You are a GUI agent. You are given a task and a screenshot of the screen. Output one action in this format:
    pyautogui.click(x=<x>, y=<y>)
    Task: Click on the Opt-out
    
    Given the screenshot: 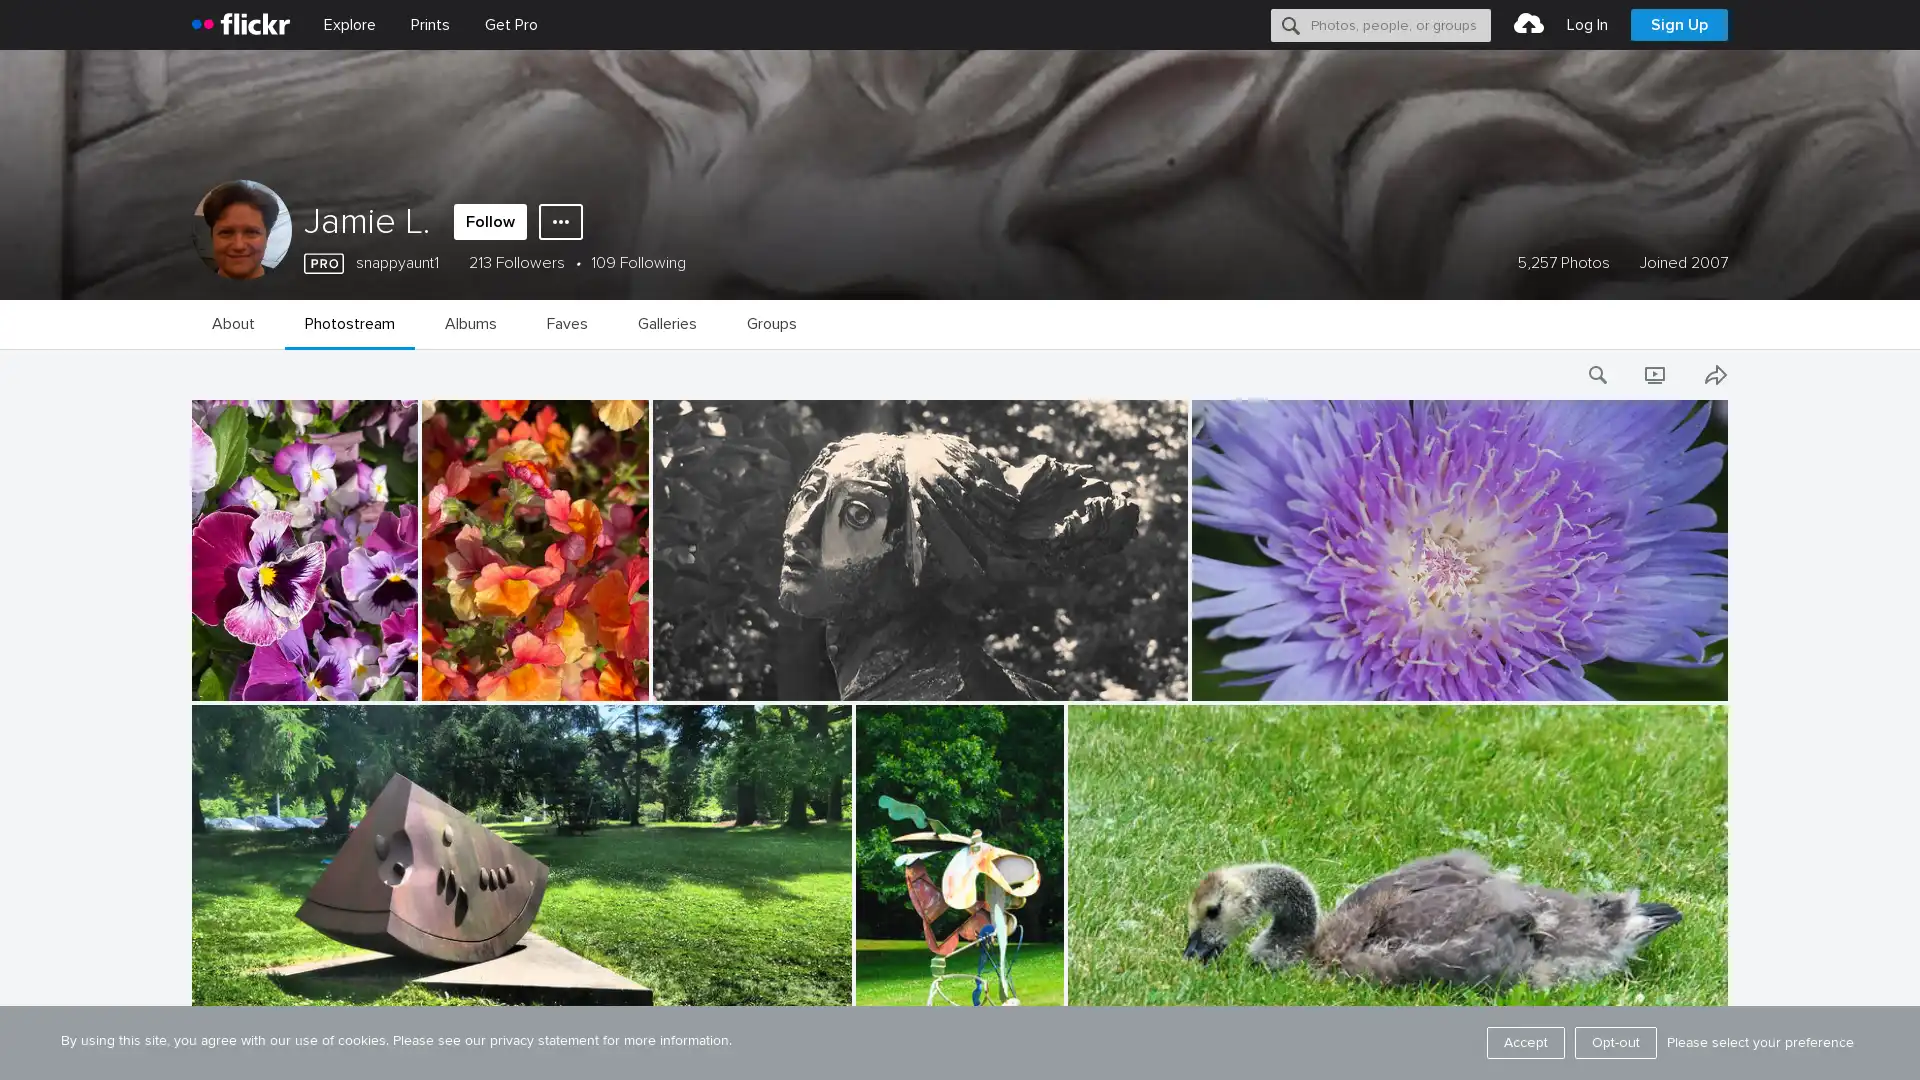 What is the action you would take?
    pyautogui.click(x=1616, y=1041)
    